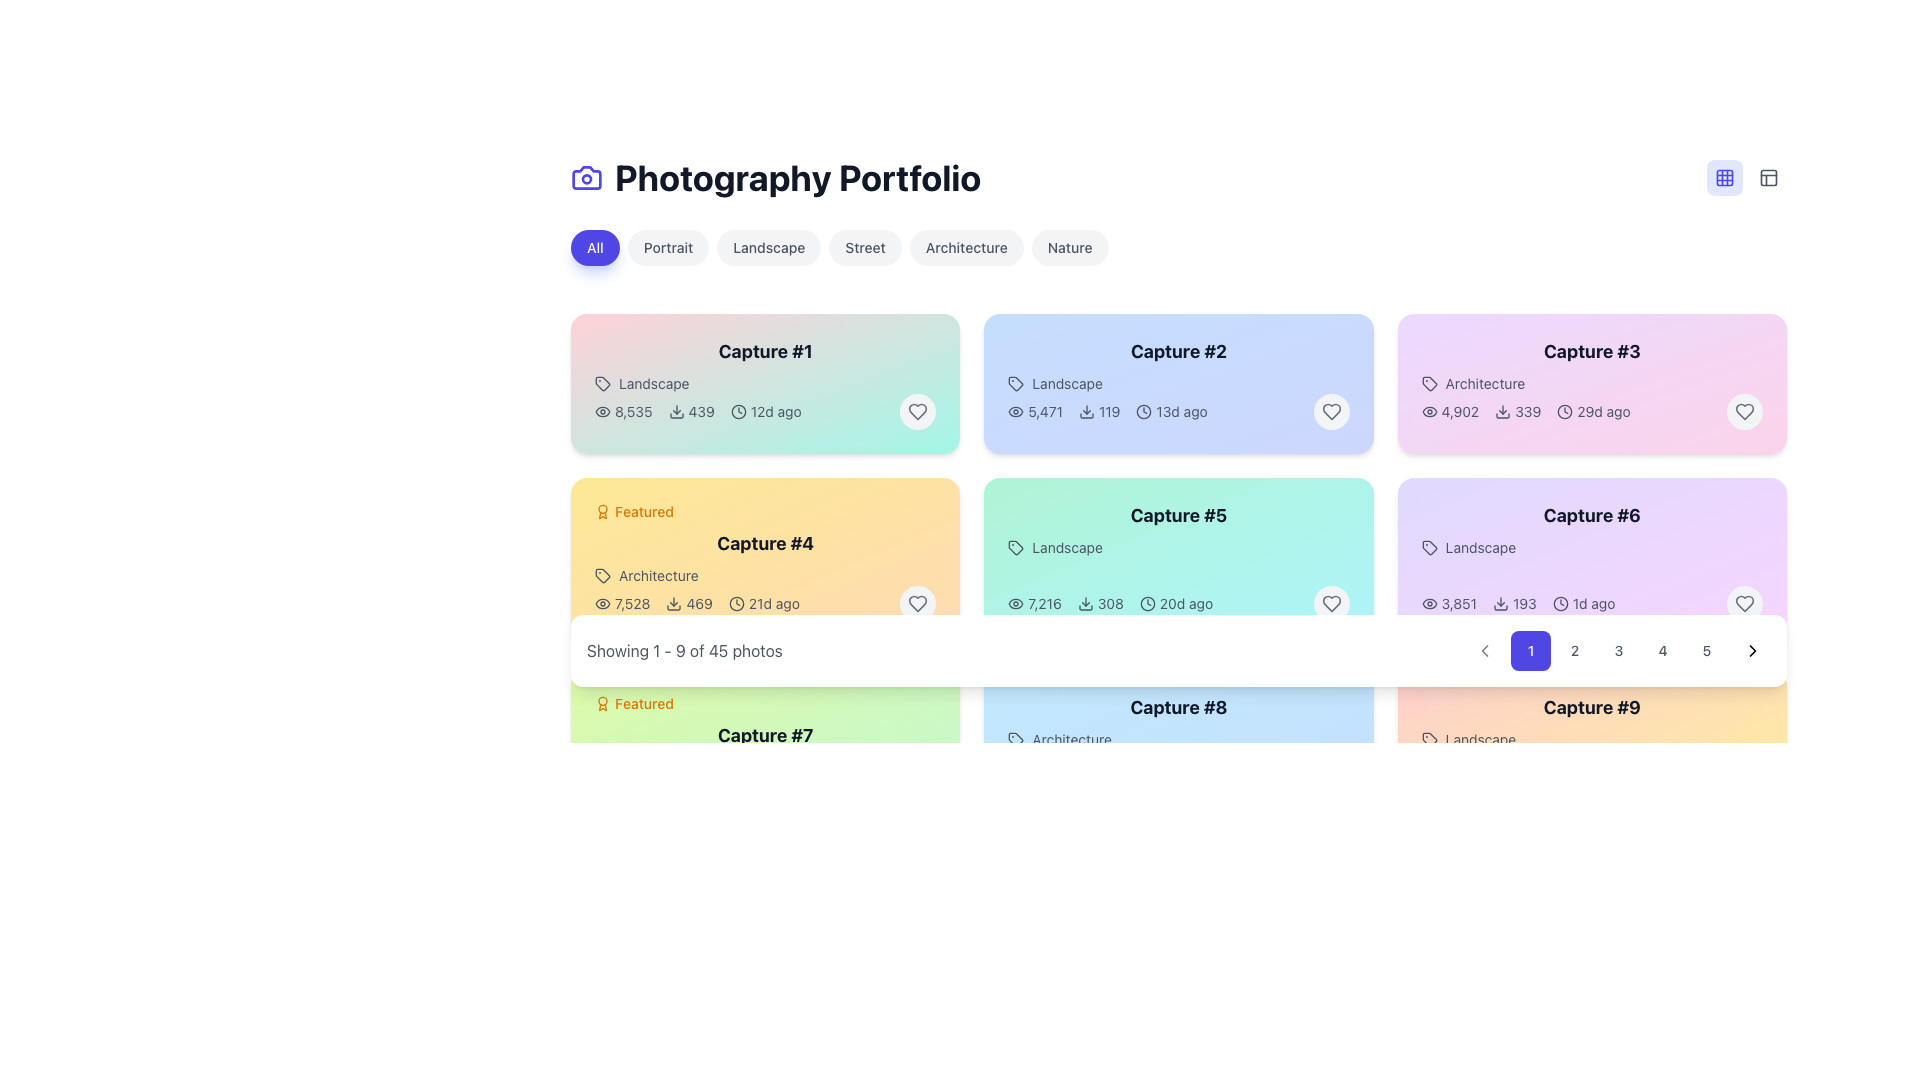 The height and width of the screenshot is (1080, 1920). Describe the element at coordinates (1172, 411) in the screenshot. I see `information label with an icon located at the bottom-right corner of the light blue card labeled 'Capture #2' to check the time since the capture was added or last updated` at that location.